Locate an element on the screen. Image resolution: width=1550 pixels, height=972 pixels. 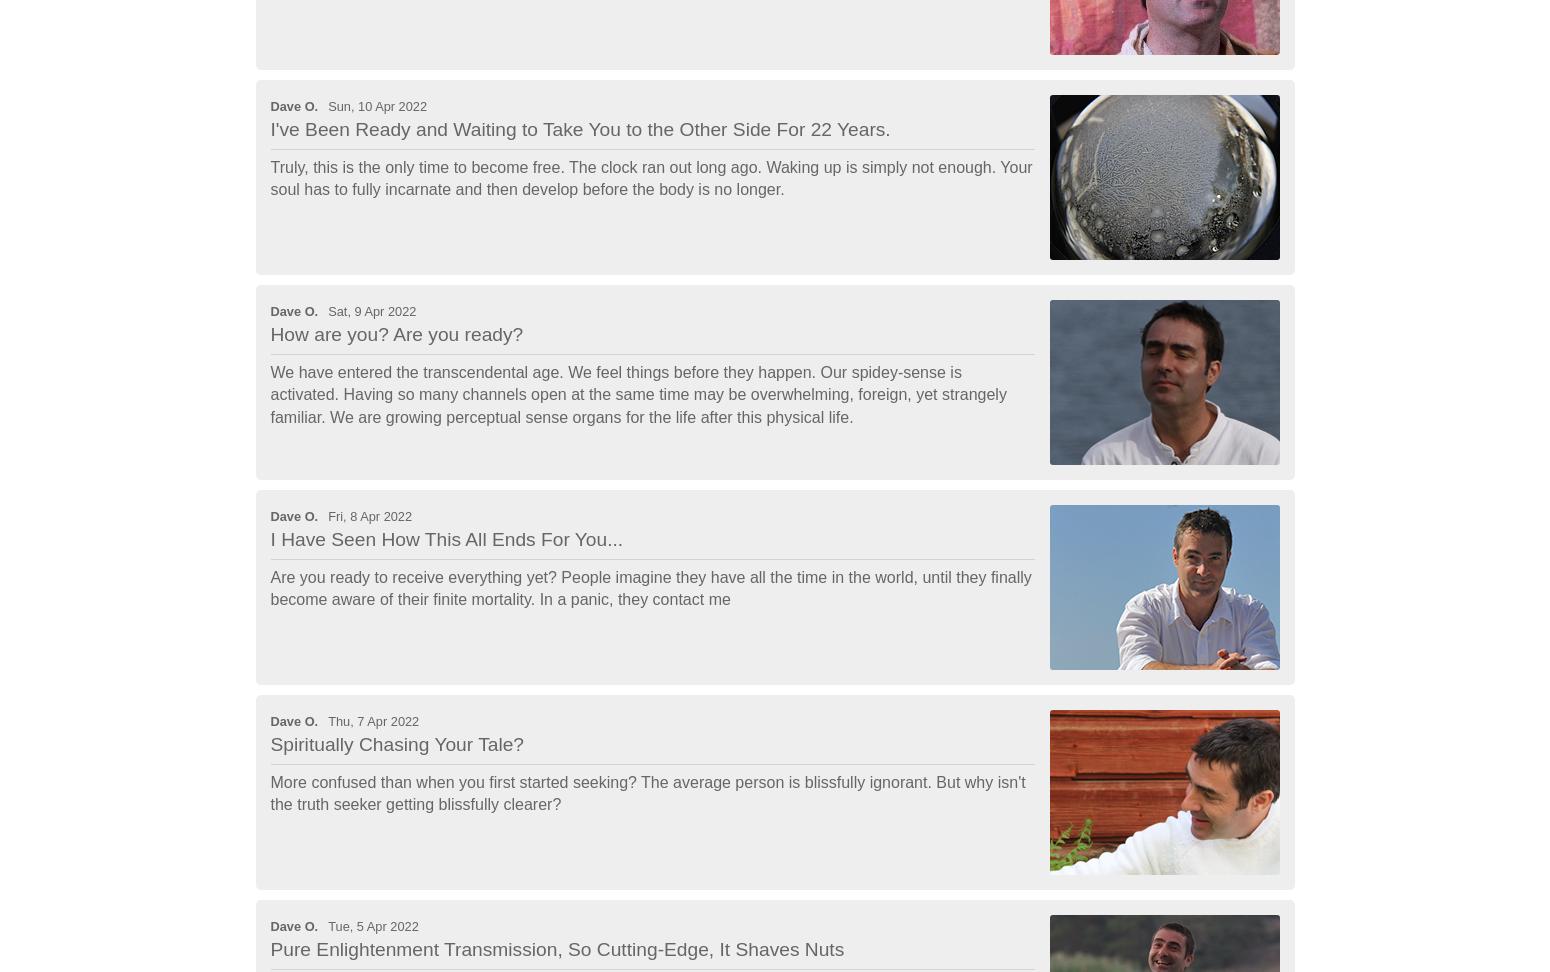
'Spiritually Chasing Your Tale?' is located at coordinates (396, 744).